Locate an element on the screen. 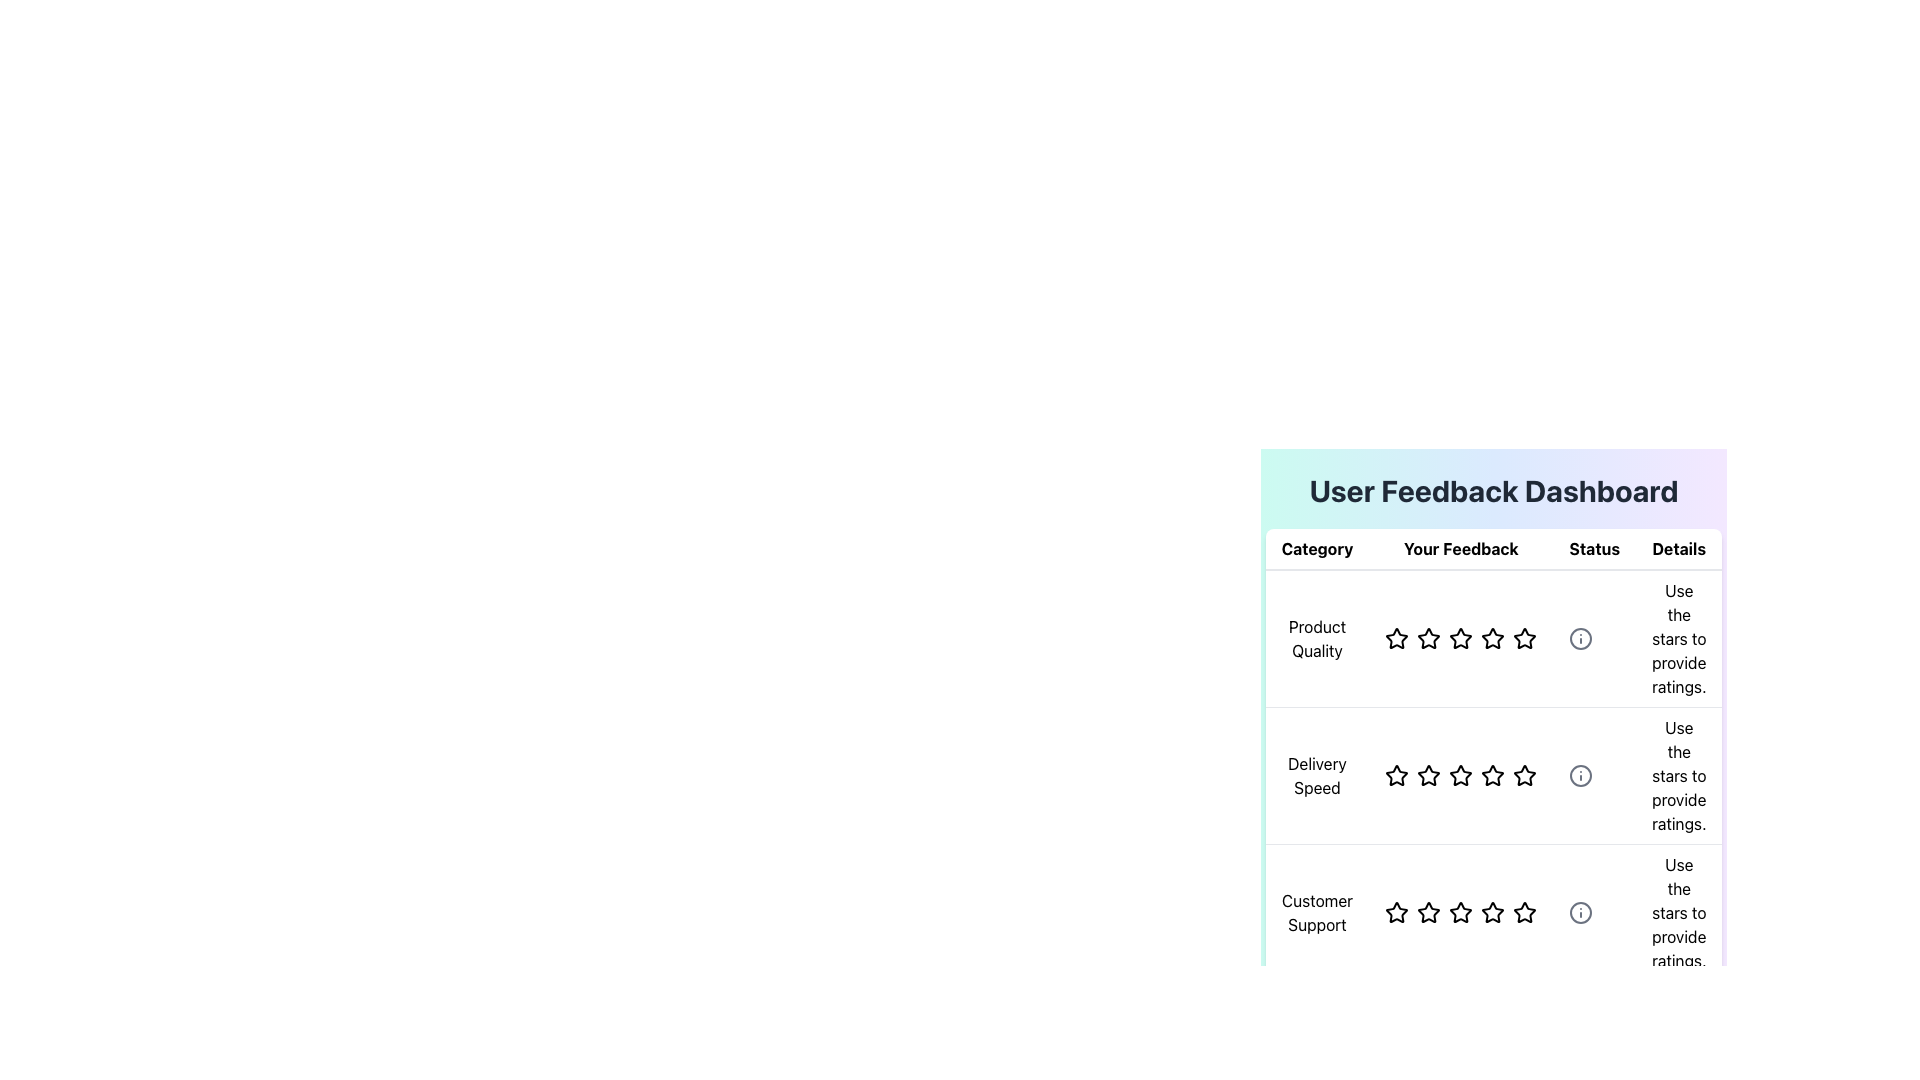 The width and height of the screenshot is (1920, 1080). the center star in the Feedback rating section titled 'Delivery Speed' to rate this category is located at coordinates (1493, 774).